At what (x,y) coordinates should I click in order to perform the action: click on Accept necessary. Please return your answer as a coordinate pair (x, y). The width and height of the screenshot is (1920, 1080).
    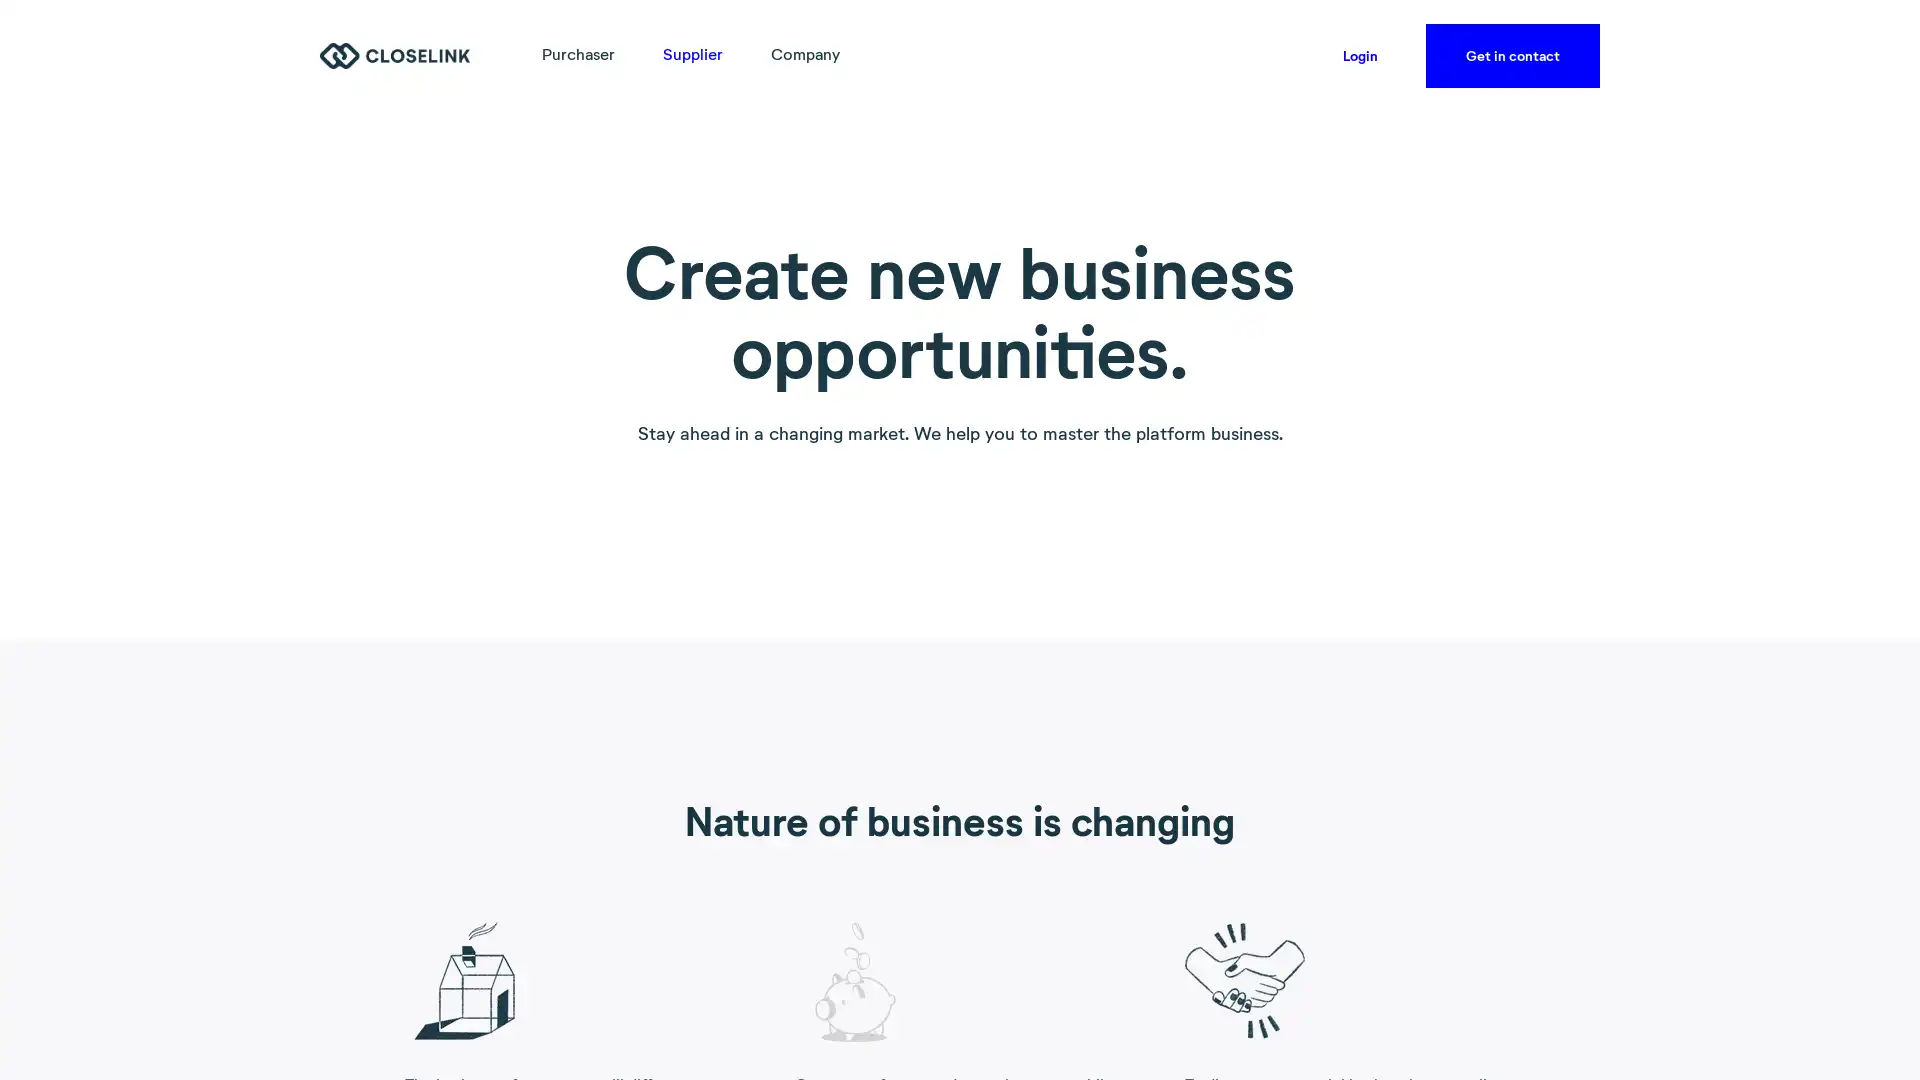
    Looking at the image, I should click on (828, 697).